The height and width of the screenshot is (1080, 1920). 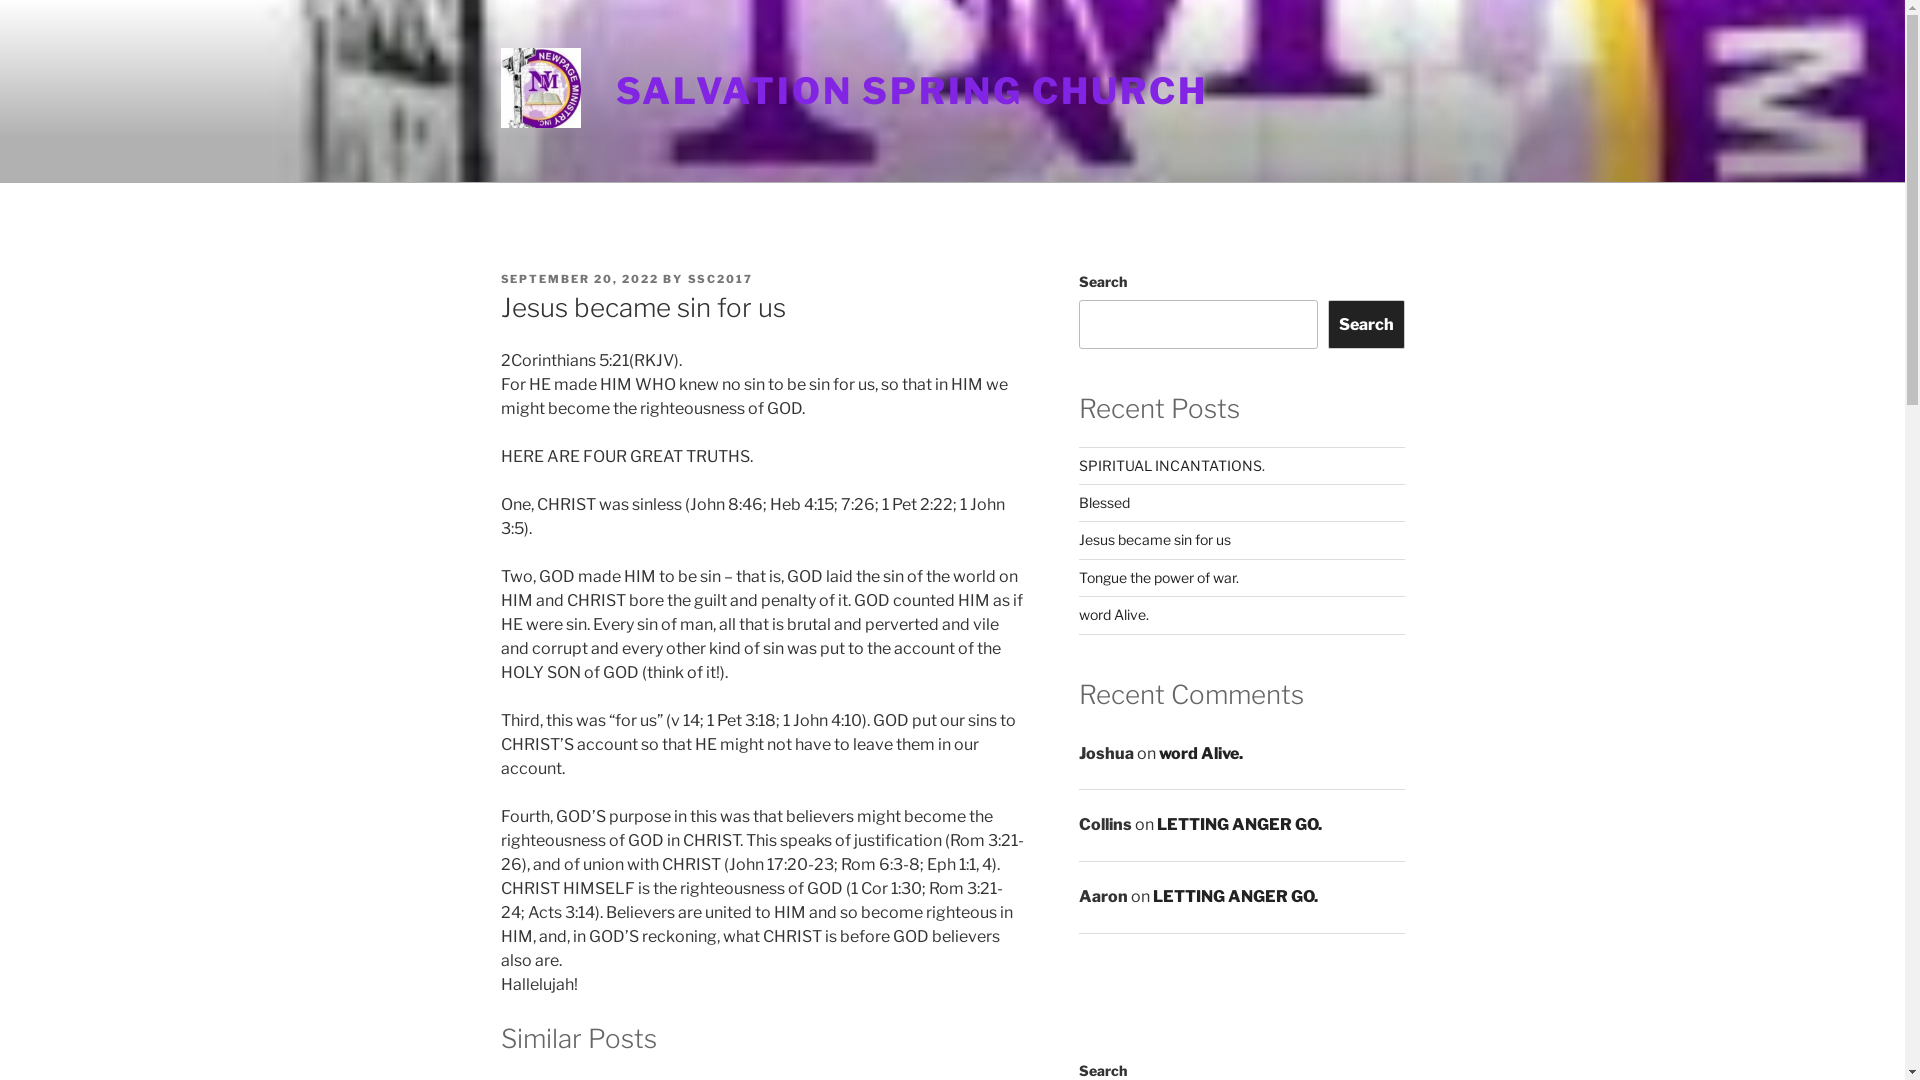 What do you see at coordinates (687, 278) in the screenshot?
I see `'SSC2017'` at bounding box center [687, 278].